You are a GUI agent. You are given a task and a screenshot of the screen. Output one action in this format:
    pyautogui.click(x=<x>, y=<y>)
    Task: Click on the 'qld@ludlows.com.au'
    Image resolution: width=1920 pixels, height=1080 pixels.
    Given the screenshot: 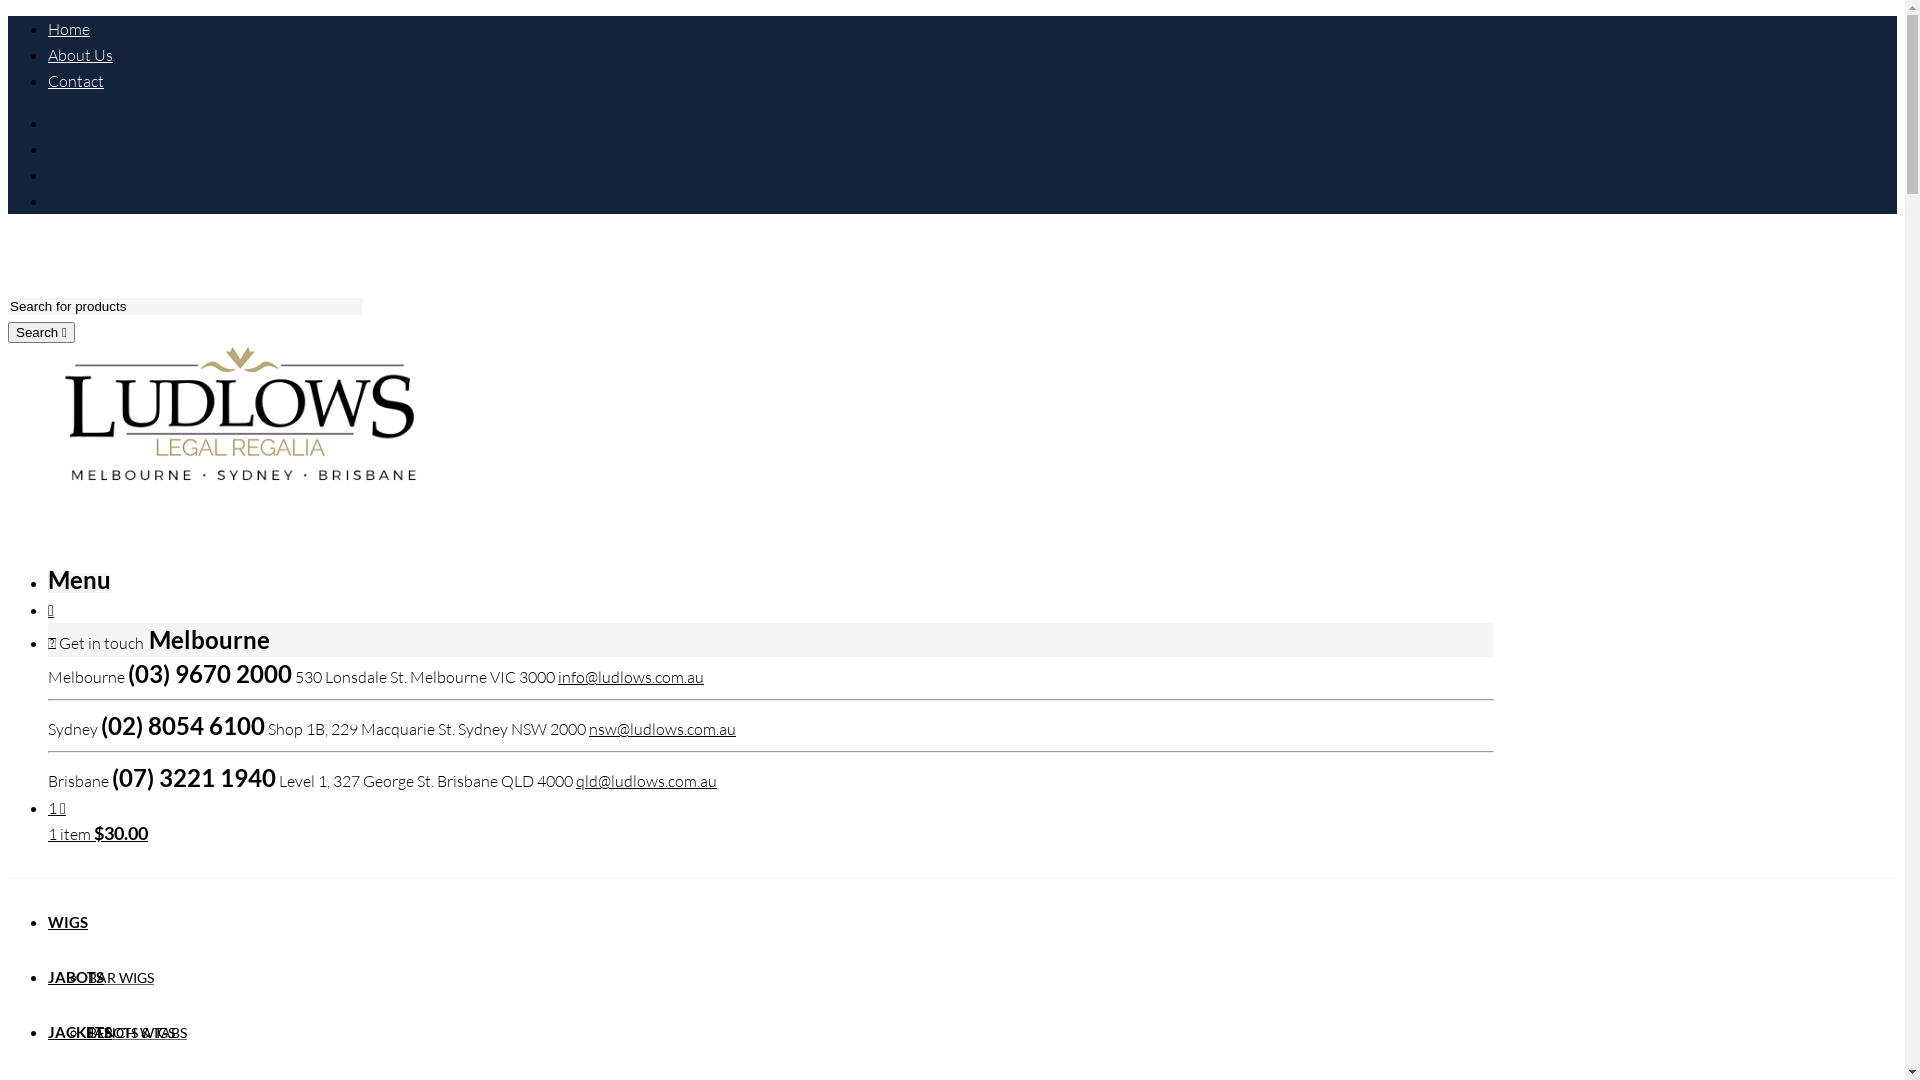 What is the action you would take?
    pyautogui.click(x=646, y=779)
    